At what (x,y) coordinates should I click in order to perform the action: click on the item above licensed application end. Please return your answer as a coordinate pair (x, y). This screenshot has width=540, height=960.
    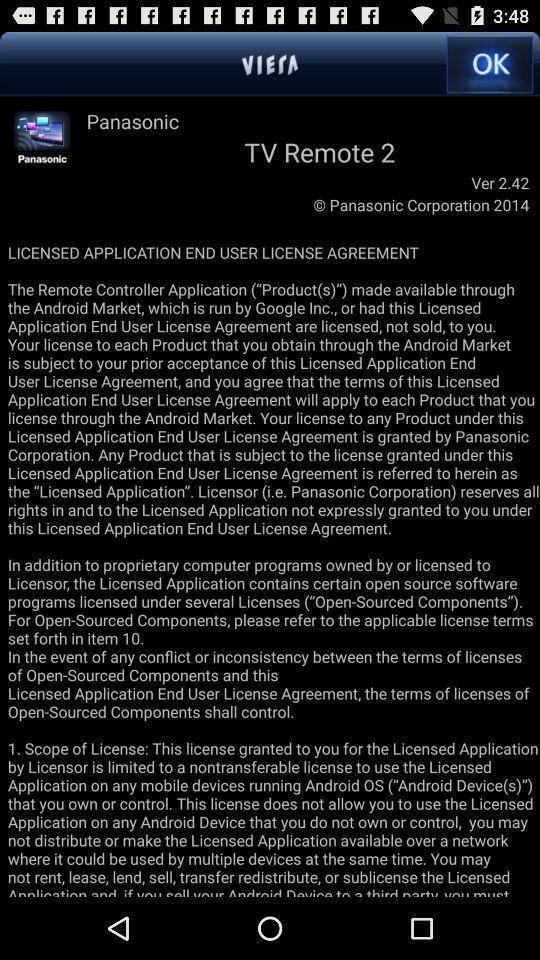
    Looking at the image, I should click on (42, 138).